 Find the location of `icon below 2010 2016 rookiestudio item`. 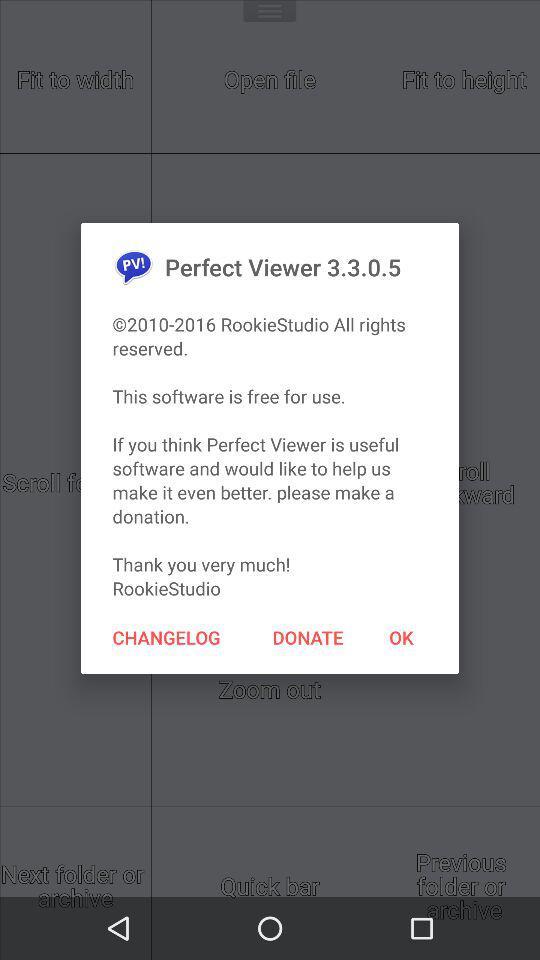

icon below 2010 2016 rookiestudio item is located at coordinates (308, 636).